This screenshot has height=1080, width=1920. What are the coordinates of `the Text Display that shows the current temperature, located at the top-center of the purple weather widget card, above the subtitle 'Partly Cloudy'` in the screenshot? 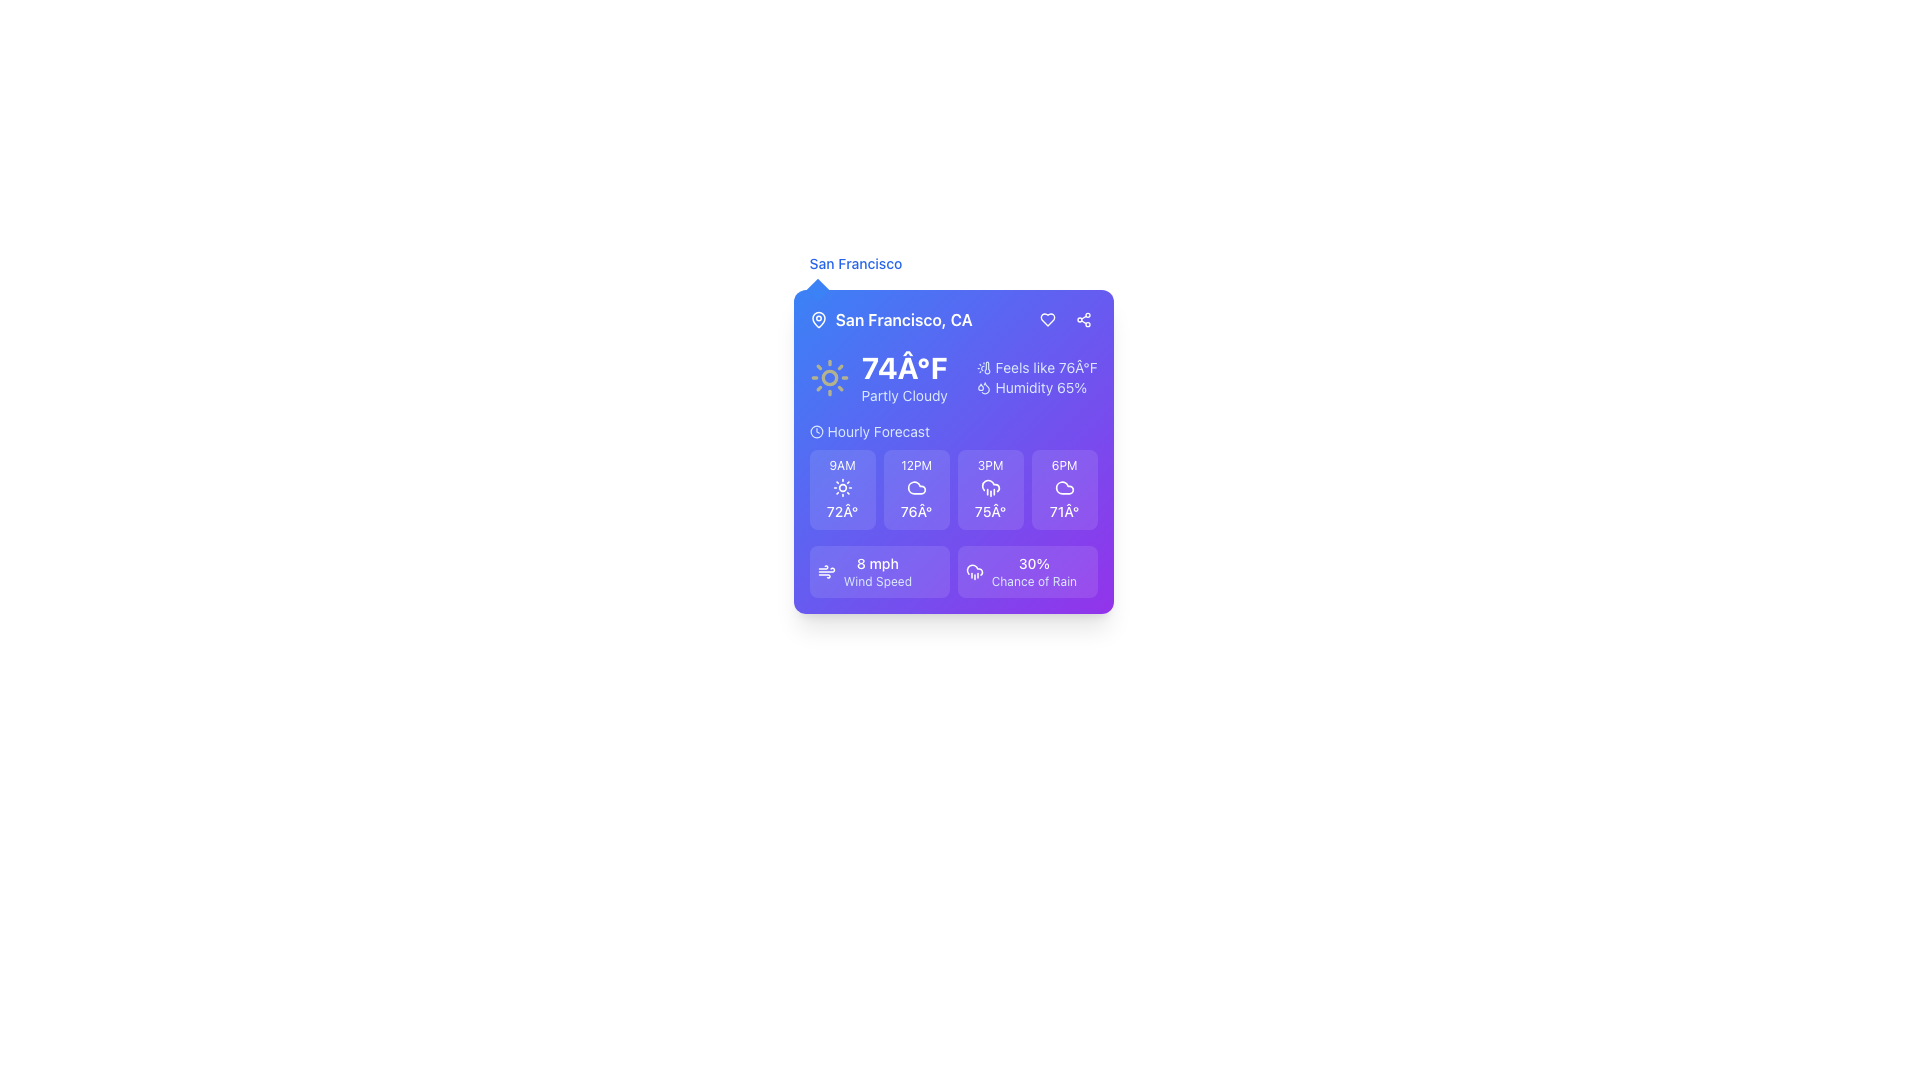 It's located at (903, 367).